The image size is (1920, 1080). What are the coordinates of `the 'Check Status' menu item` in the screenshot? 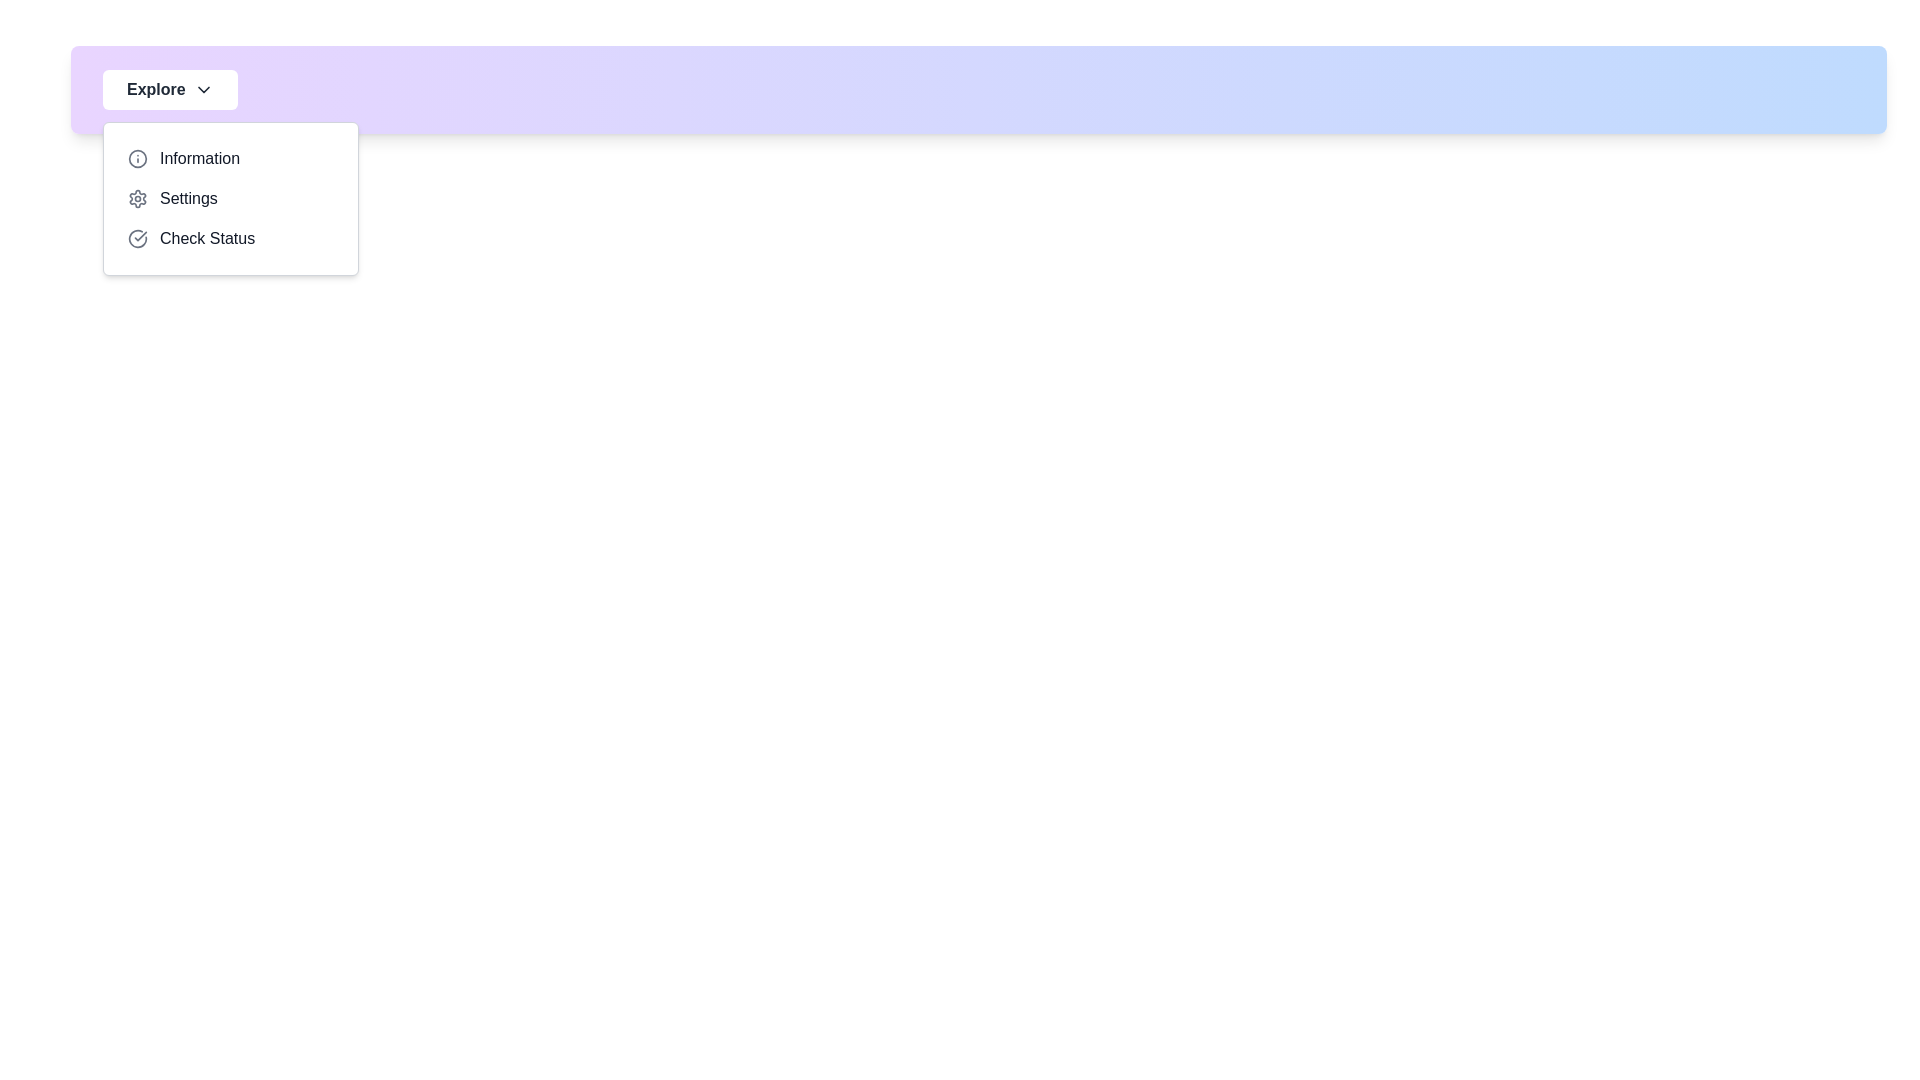 It's located at (230, 238).